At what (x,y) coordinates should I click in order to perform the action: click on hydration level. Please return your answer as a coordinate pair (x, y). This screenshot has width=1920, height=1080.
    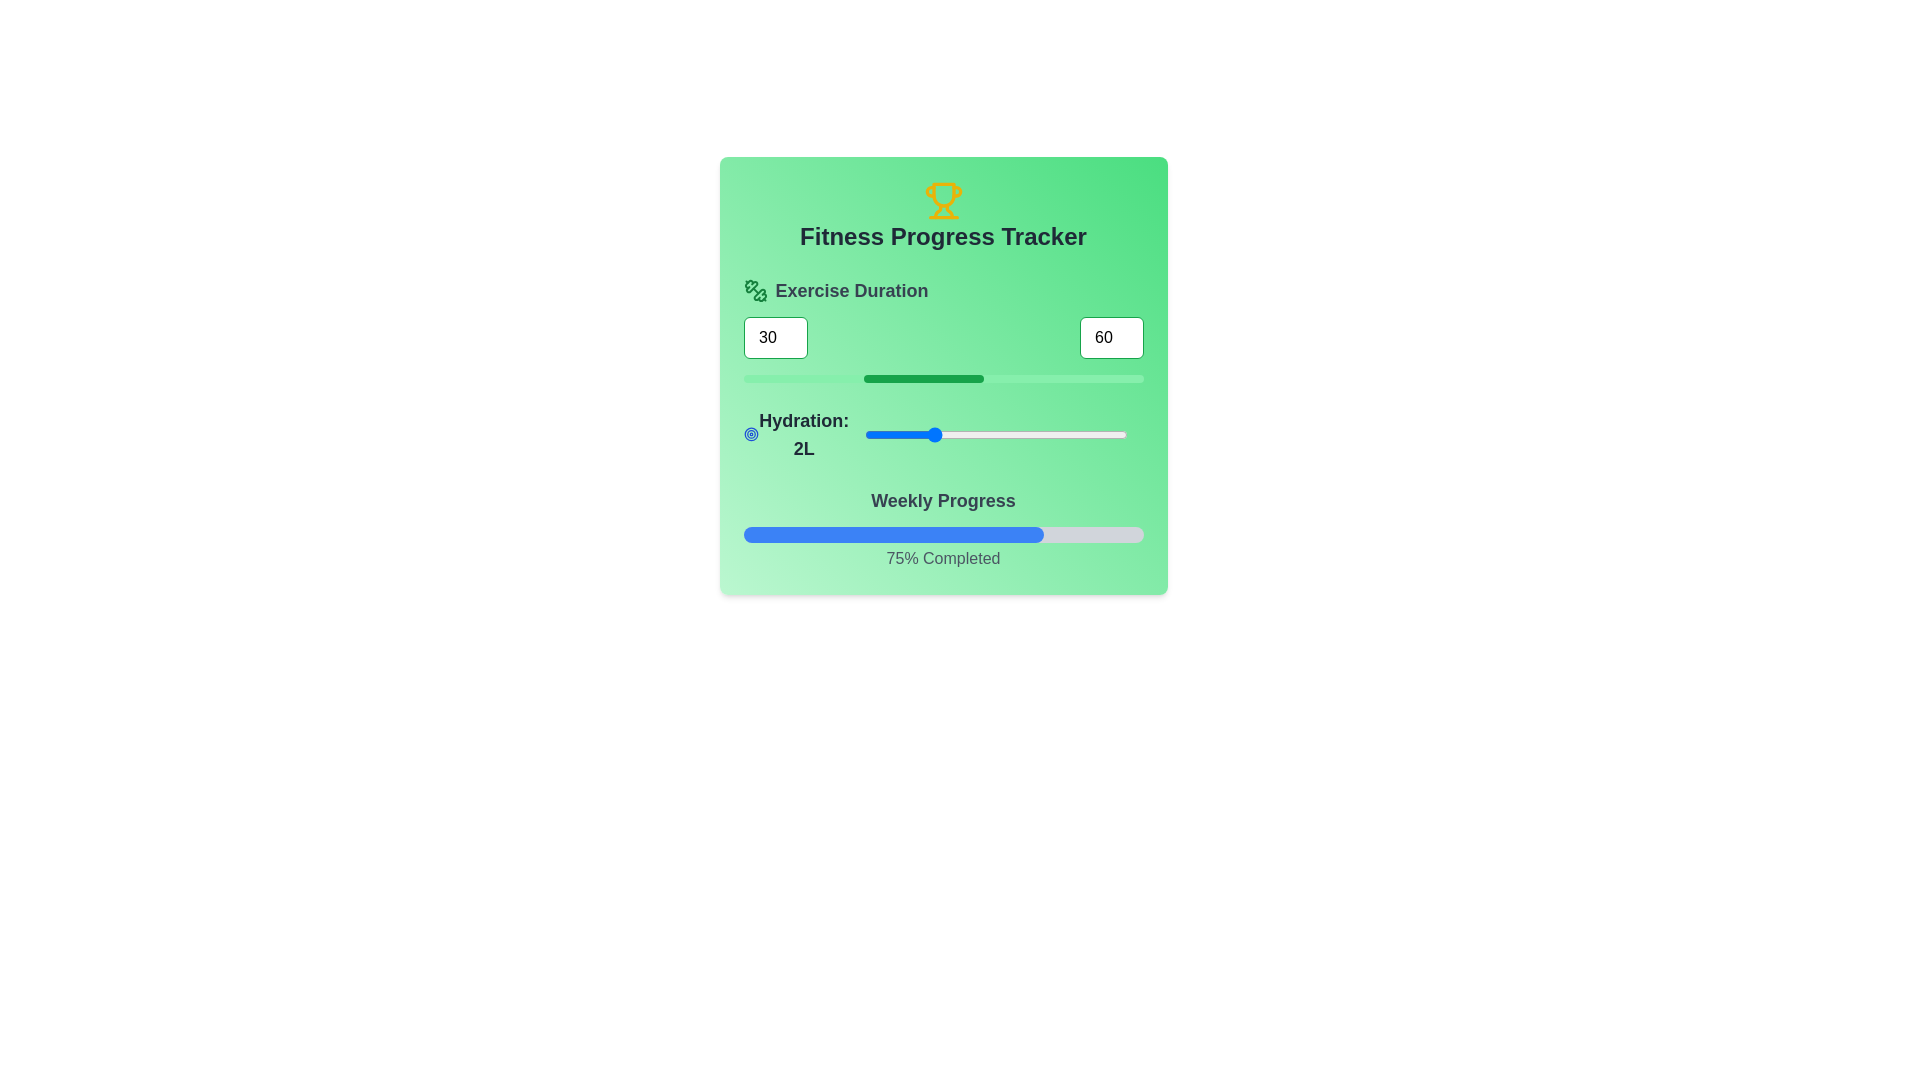
    Looking at the image, I should click on (1060, 434).